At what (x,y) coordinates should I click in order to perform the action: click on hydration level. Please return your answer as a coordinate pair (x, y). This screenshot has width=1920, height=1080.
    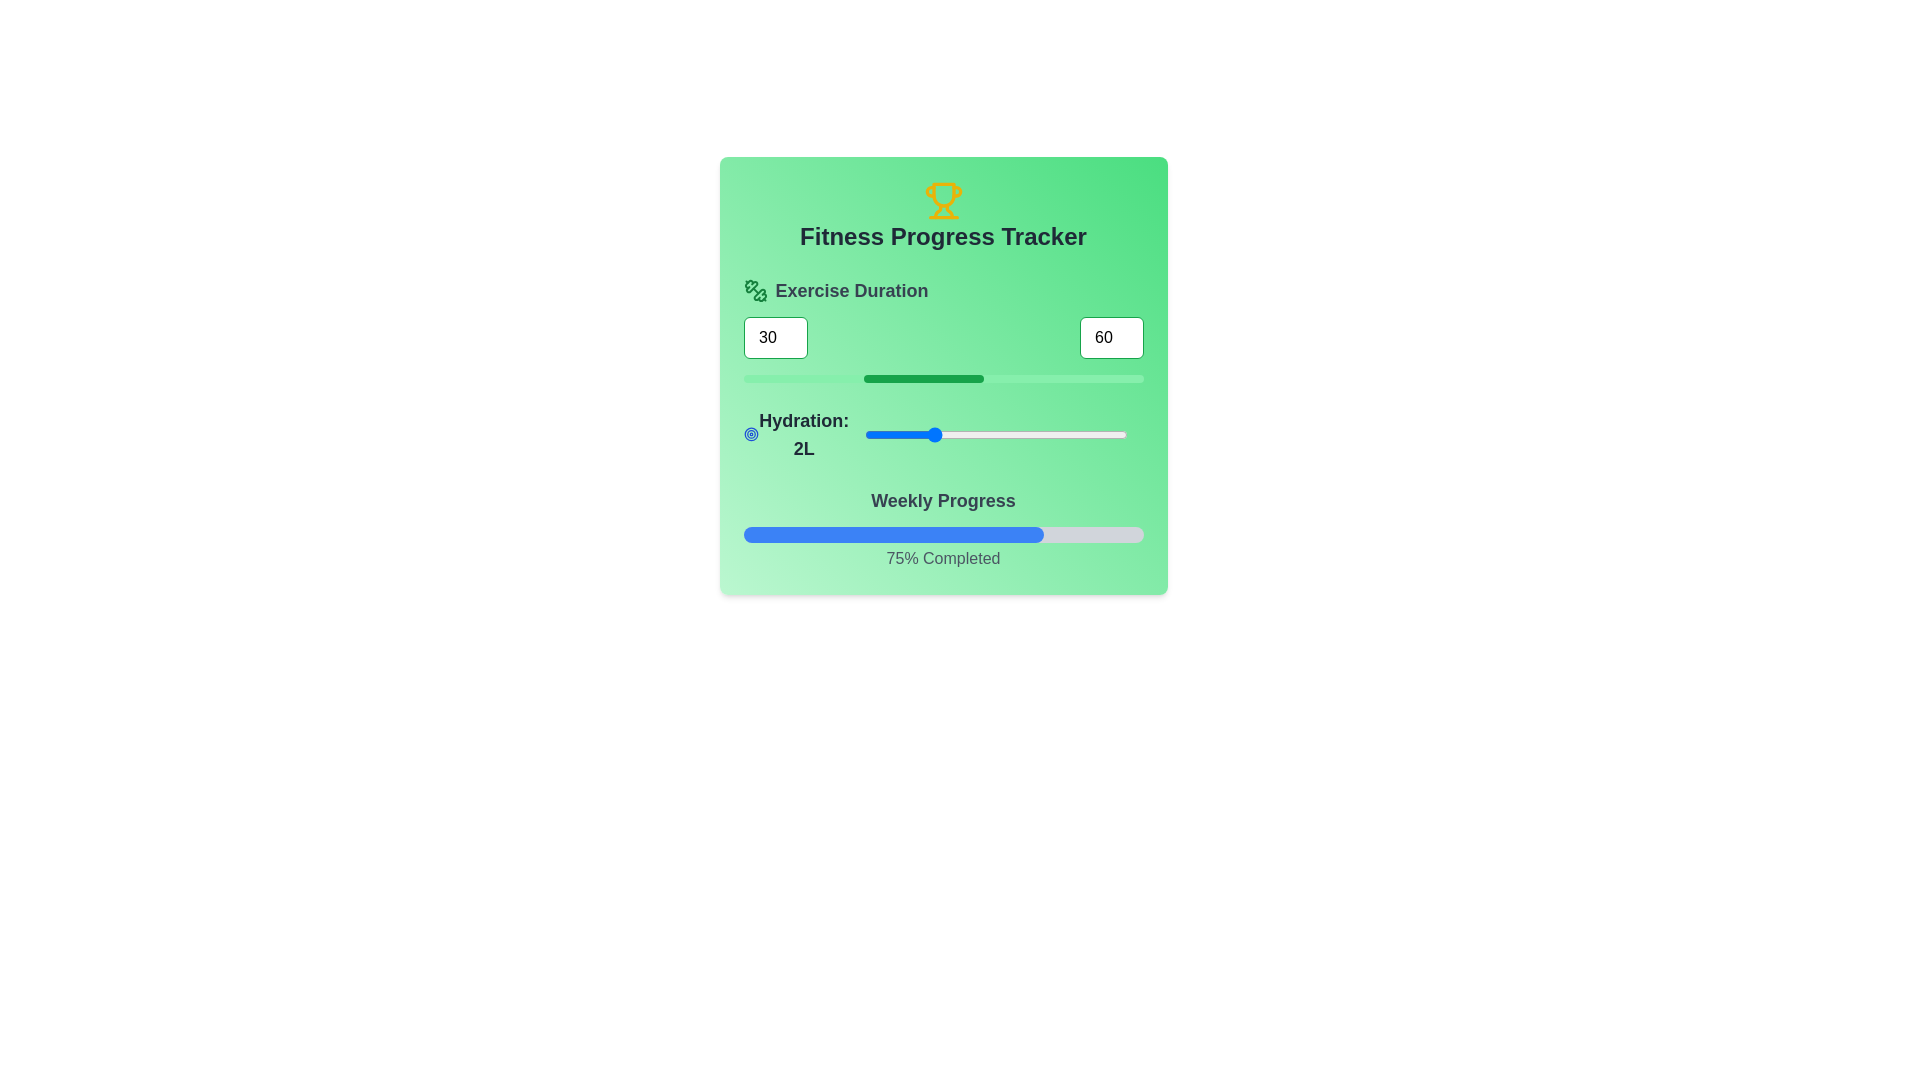
    Looking at the image, I should click on (1060, 434).